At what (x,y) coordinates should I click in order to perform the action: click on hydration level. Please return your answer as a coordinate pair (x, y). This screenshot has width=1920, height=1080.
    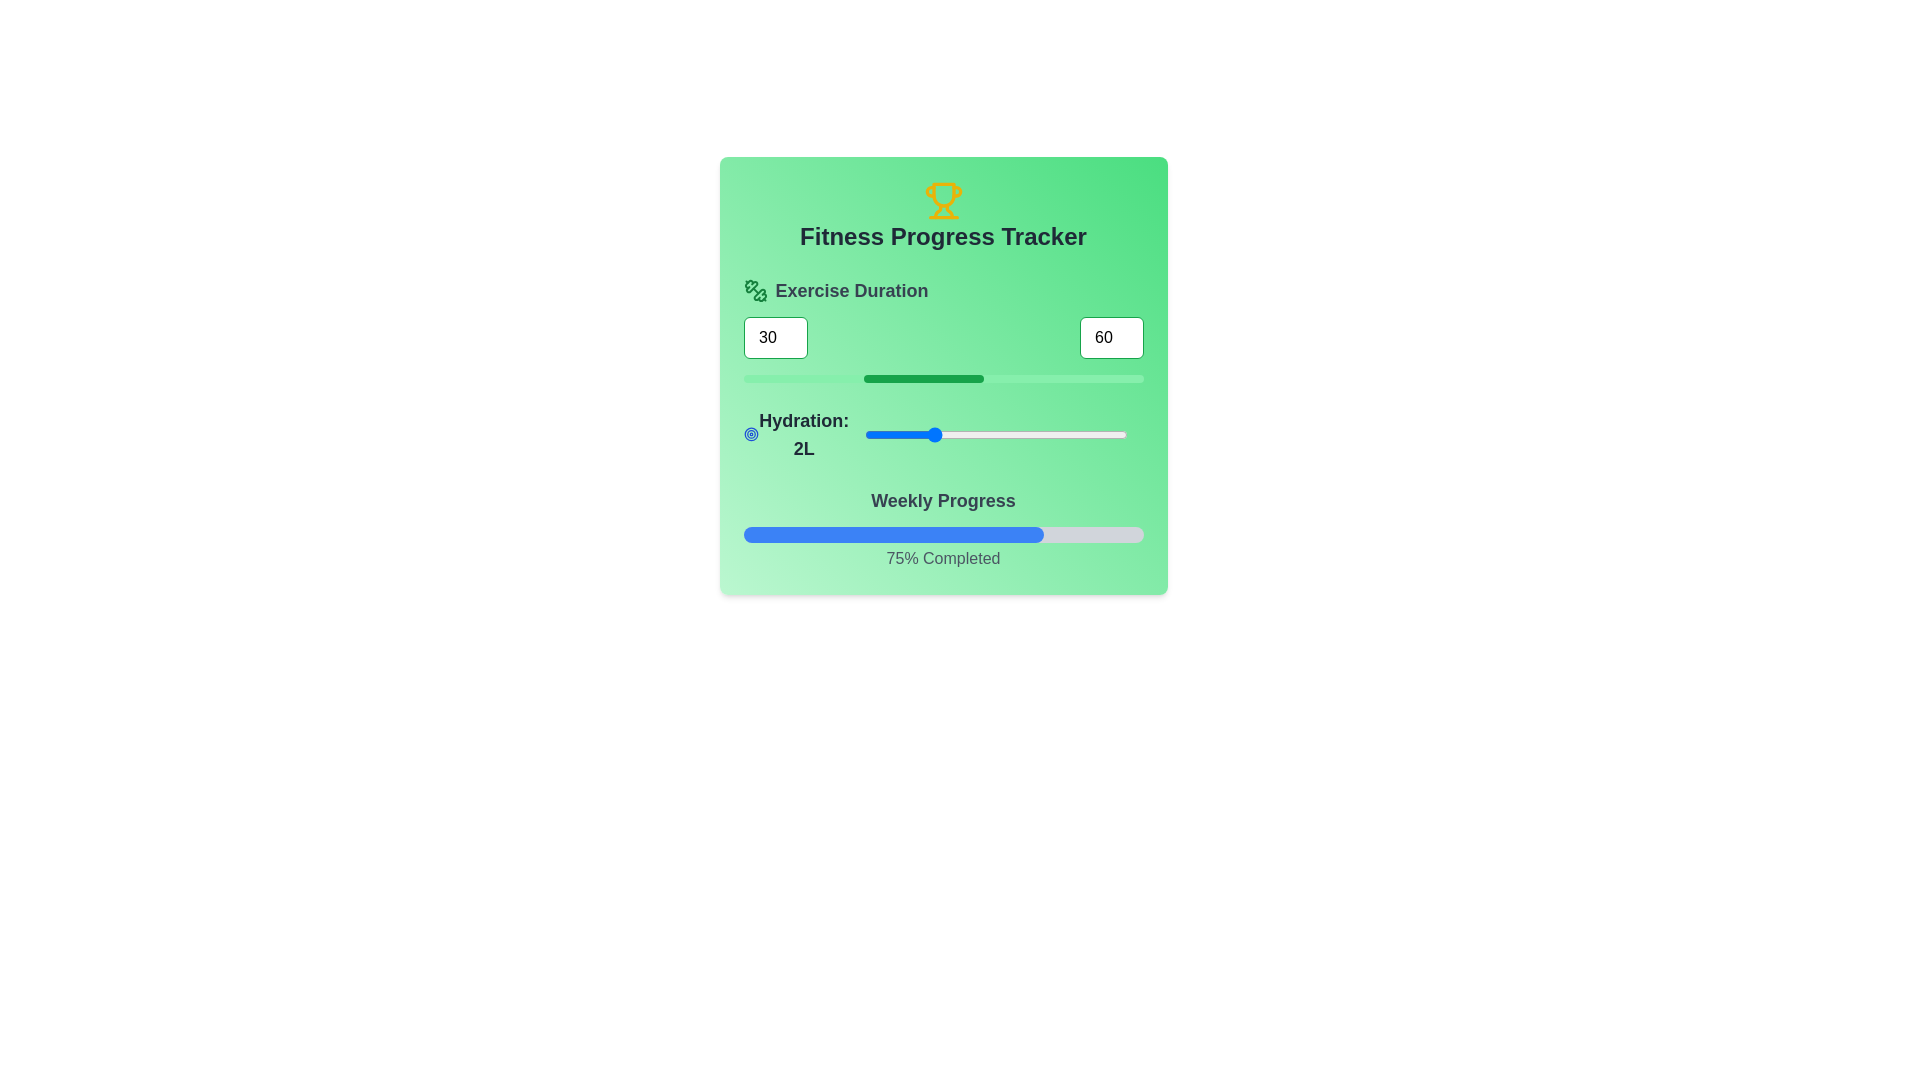
    Looking at the image, I should click on (1060, 434).